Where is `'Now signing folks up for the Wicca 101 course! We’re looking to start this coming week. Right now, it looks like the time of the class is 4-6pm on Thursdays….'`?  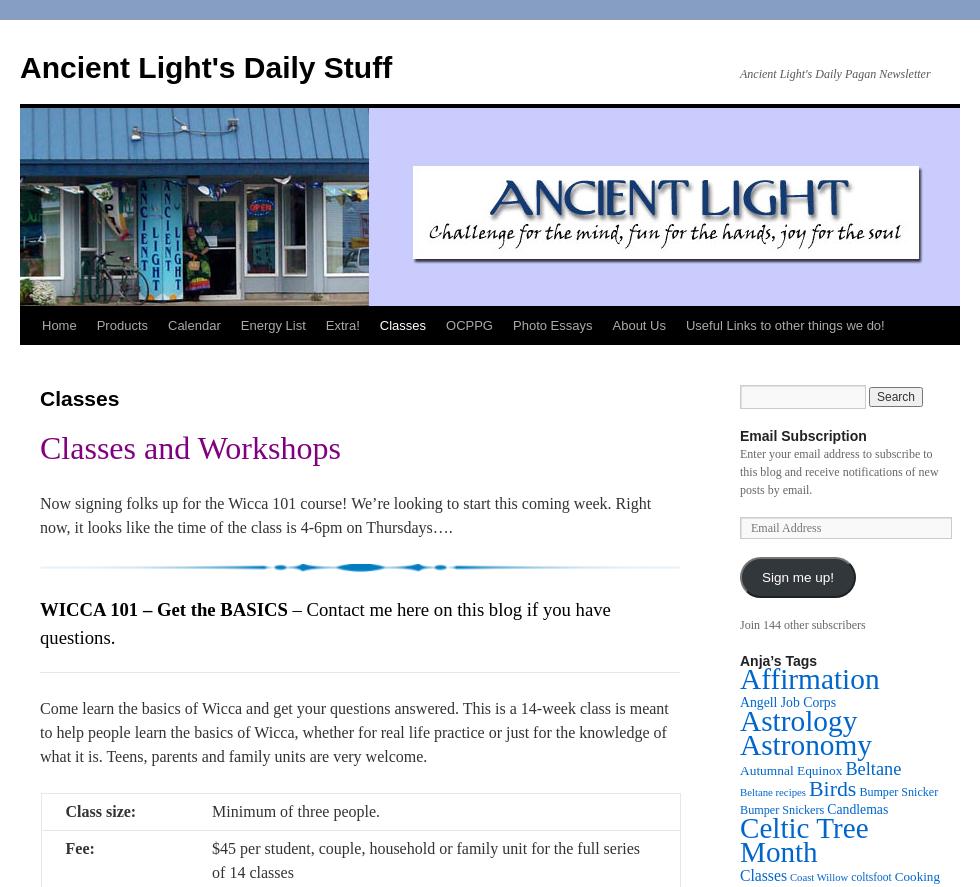
'Now signing folks up for the Wicca 101 course! We’re looking to start this coming week. Right now, it looks like the time of the class is 4-6pm on Thursdays….' is located at coordinates (345, 515).